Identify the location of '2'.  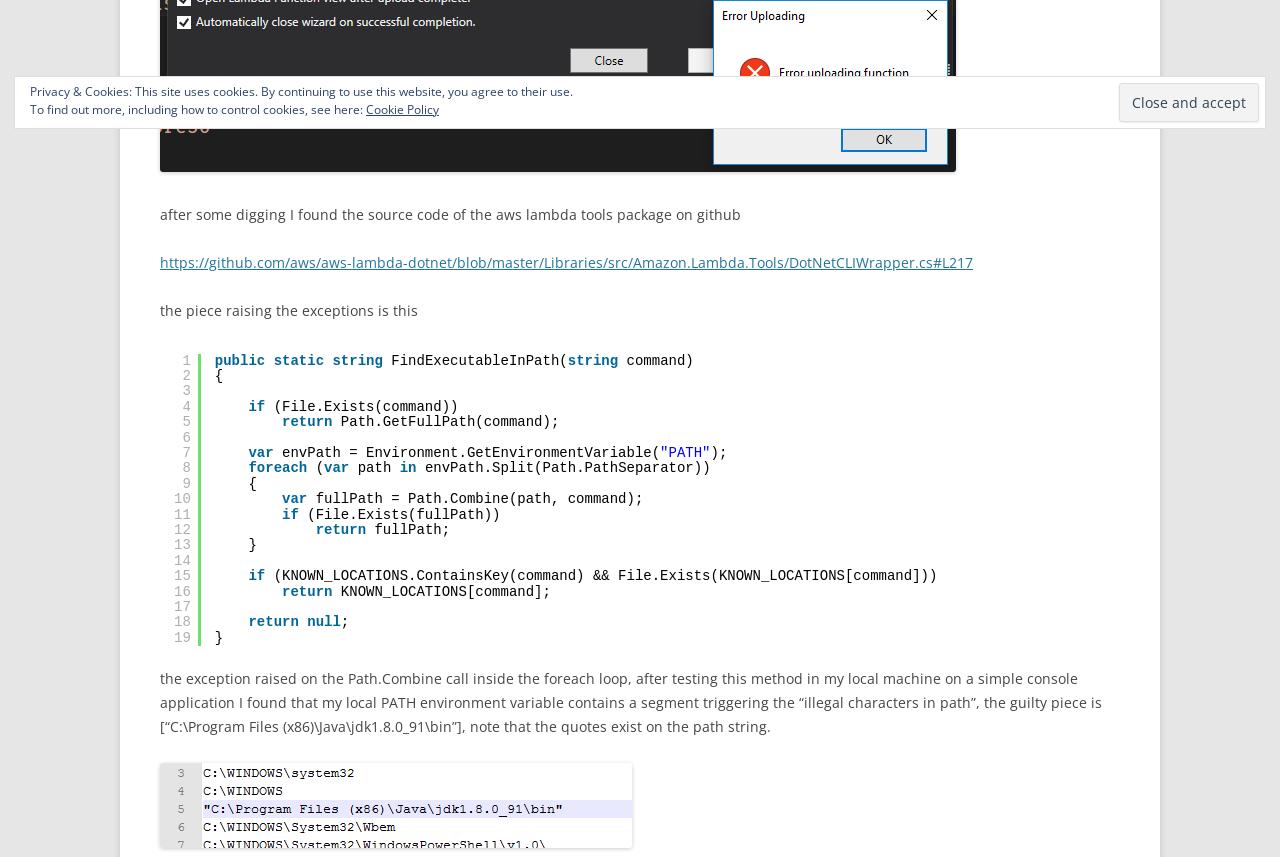
(185, 374).